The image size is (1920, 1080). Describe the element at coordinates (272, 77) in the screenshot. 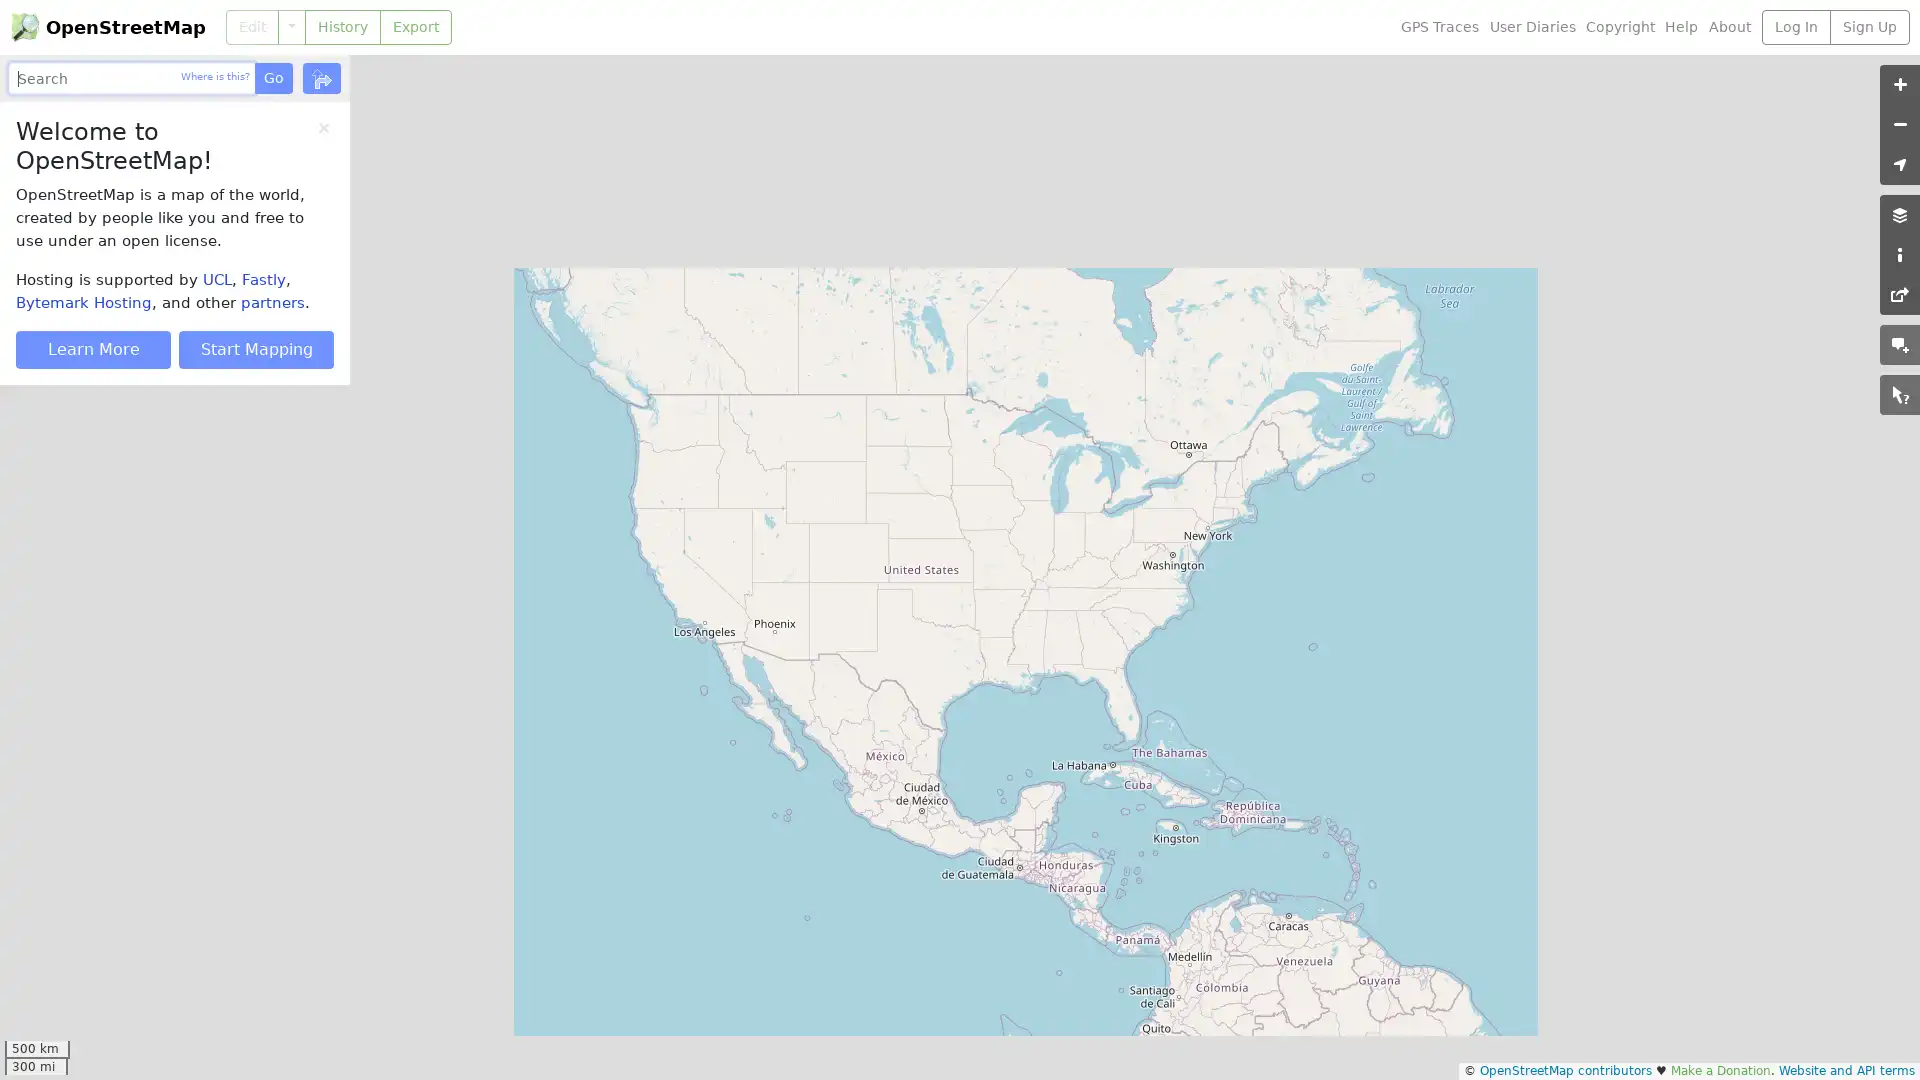

I see `Go` at that location.